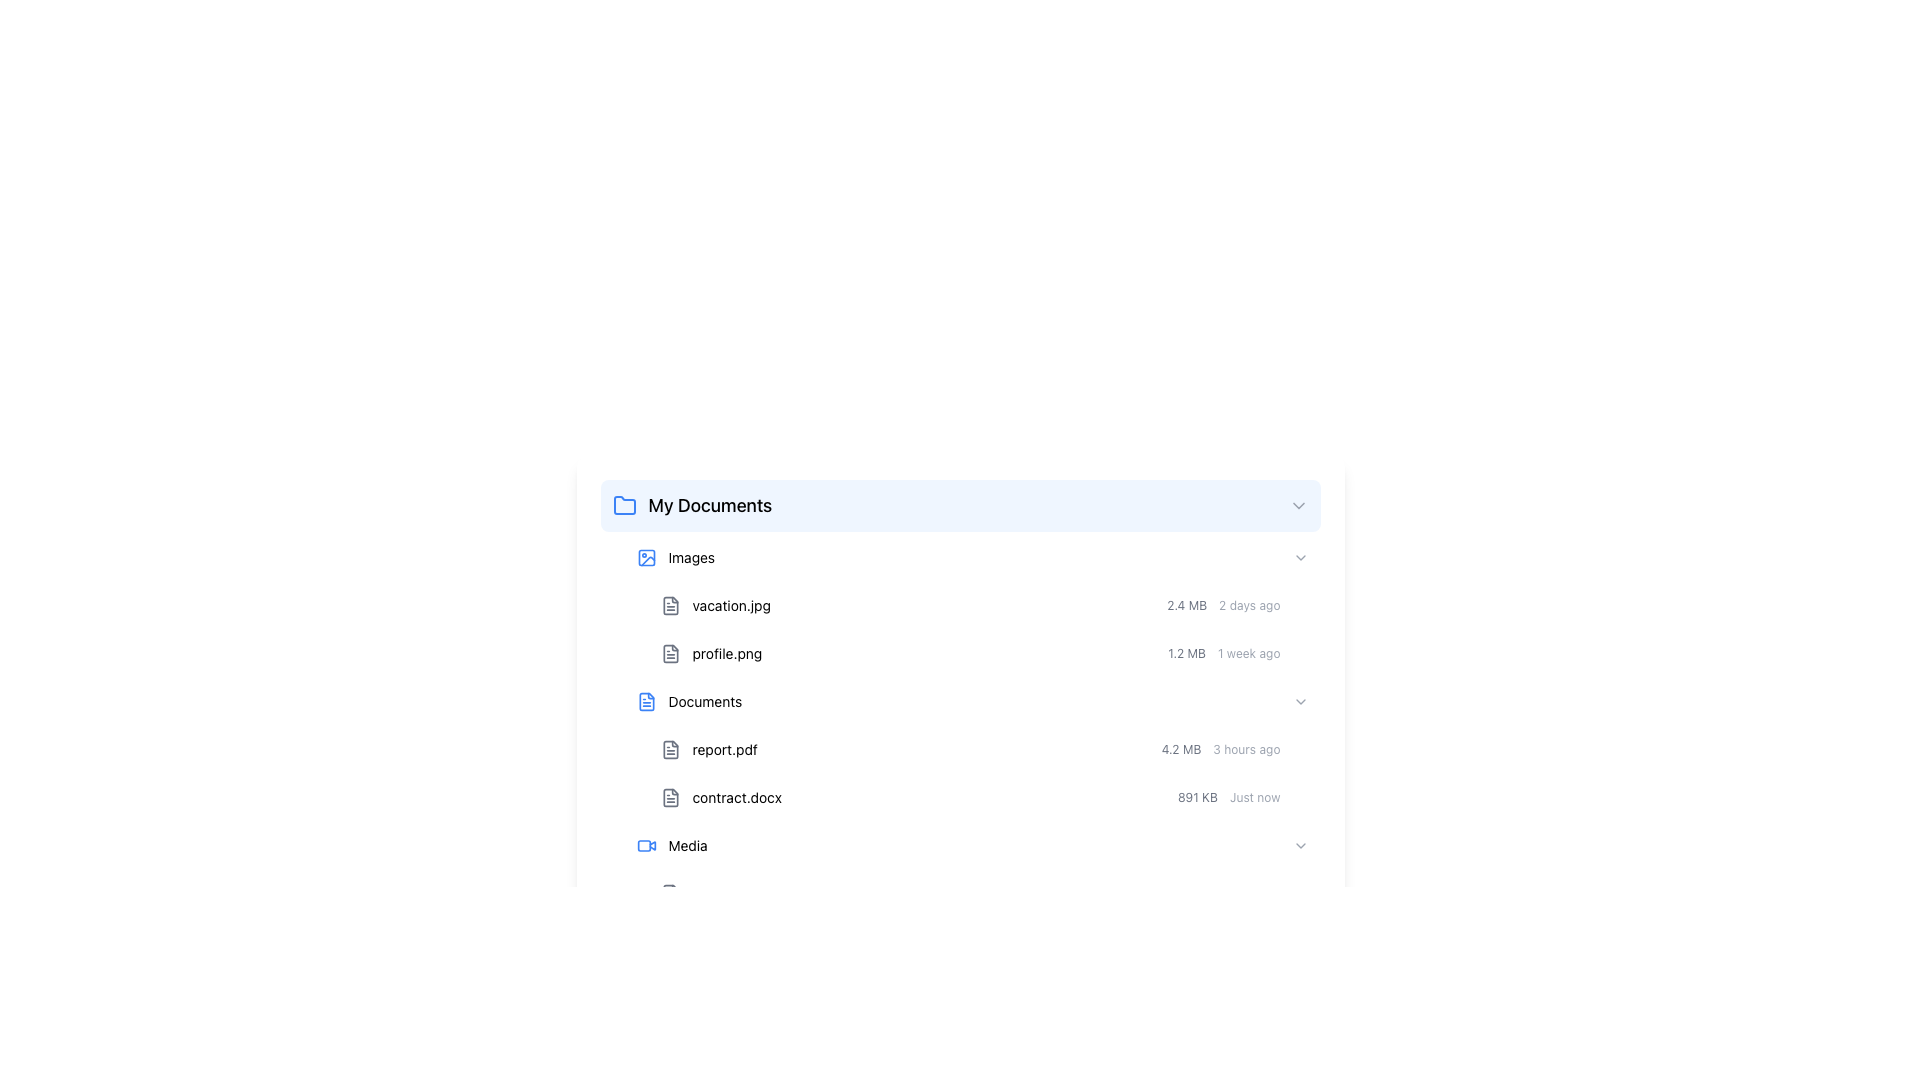 Image resolution: width=1920 pixels, height=1080 pixels. Describe the element at coordinates (691, 558) in the screenshot. I see `the 'Images' text label, which serves as a category indication in the folder navigation system` at that location.